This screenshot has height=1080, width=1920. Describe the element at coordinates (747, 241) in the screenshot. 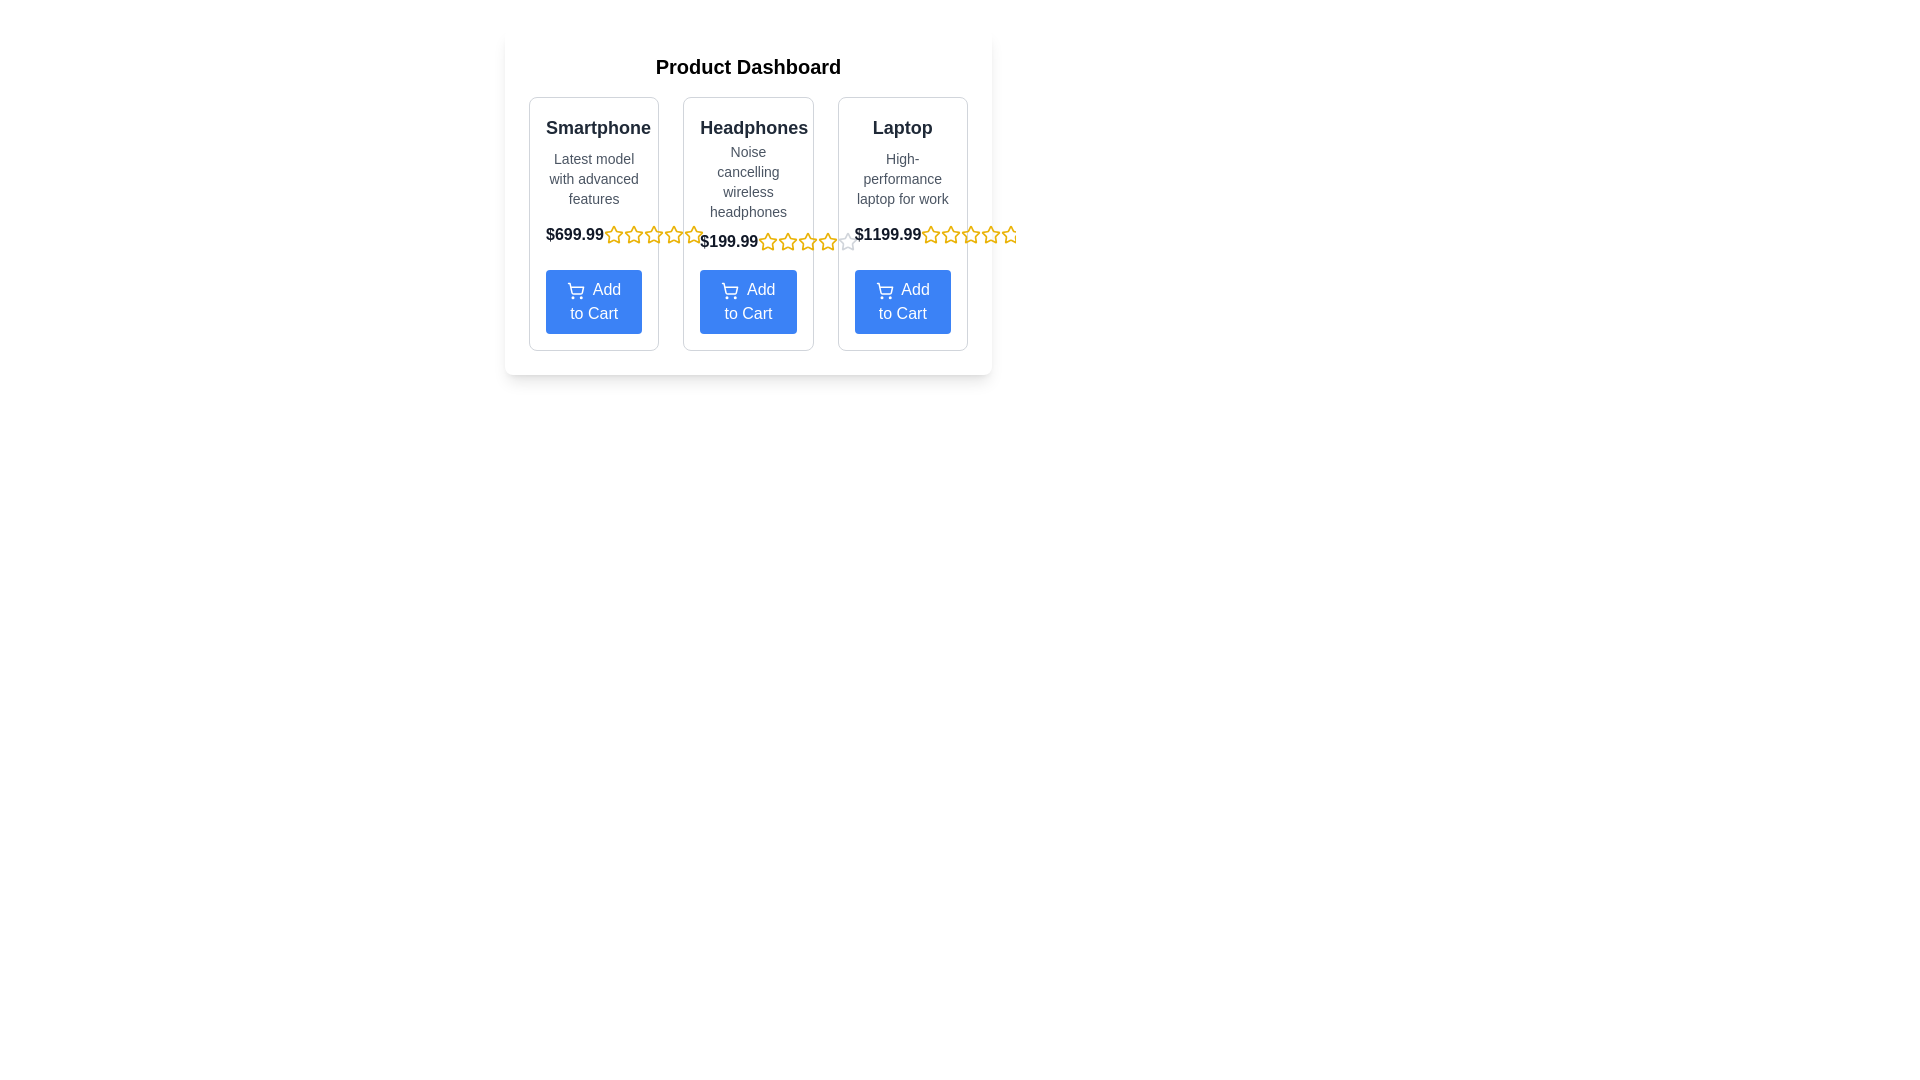

I see `the price display text of the 'Headphones' product, which is located beneath the product description 'Noise cancelling wireless headphones' and adjacent to the star rating feature` at that location.